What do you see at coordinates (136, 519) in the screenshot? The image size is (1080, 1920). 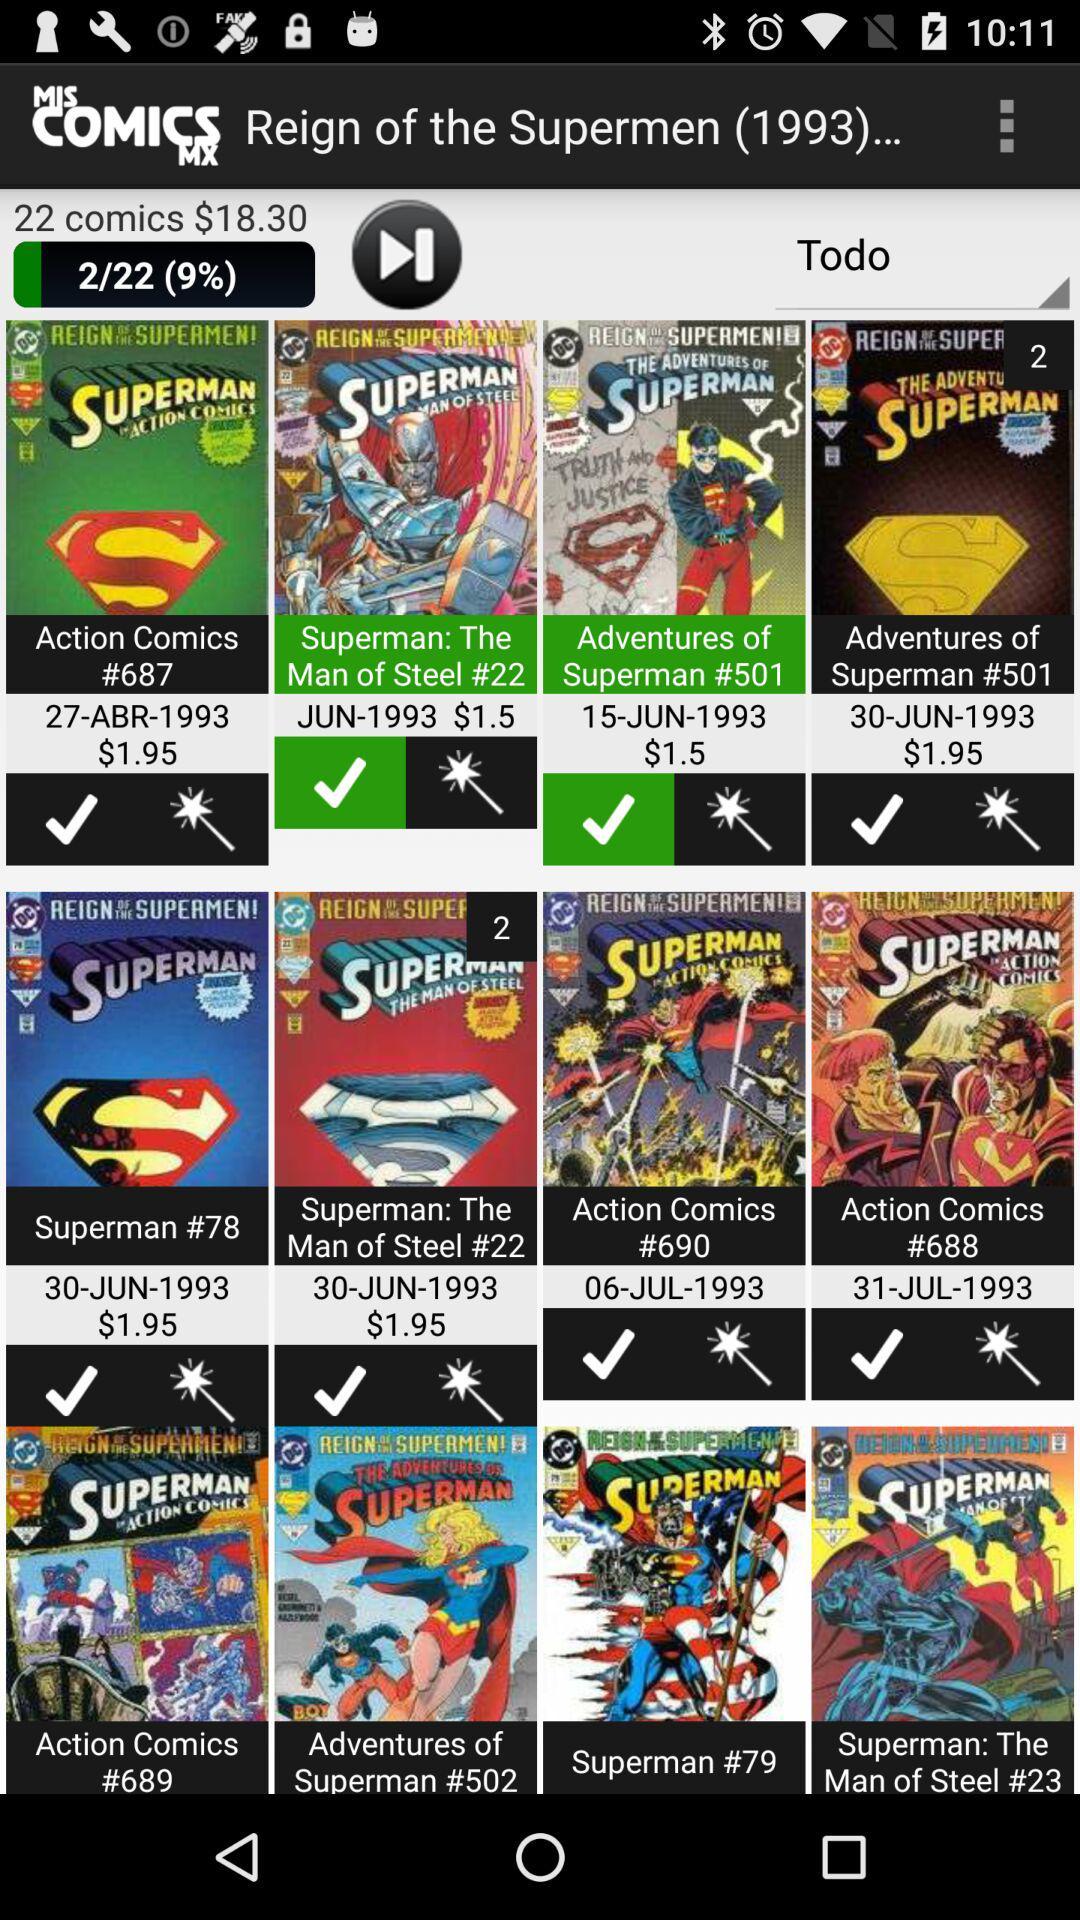 I see `open up comic book` at bounding box center [136, 519].